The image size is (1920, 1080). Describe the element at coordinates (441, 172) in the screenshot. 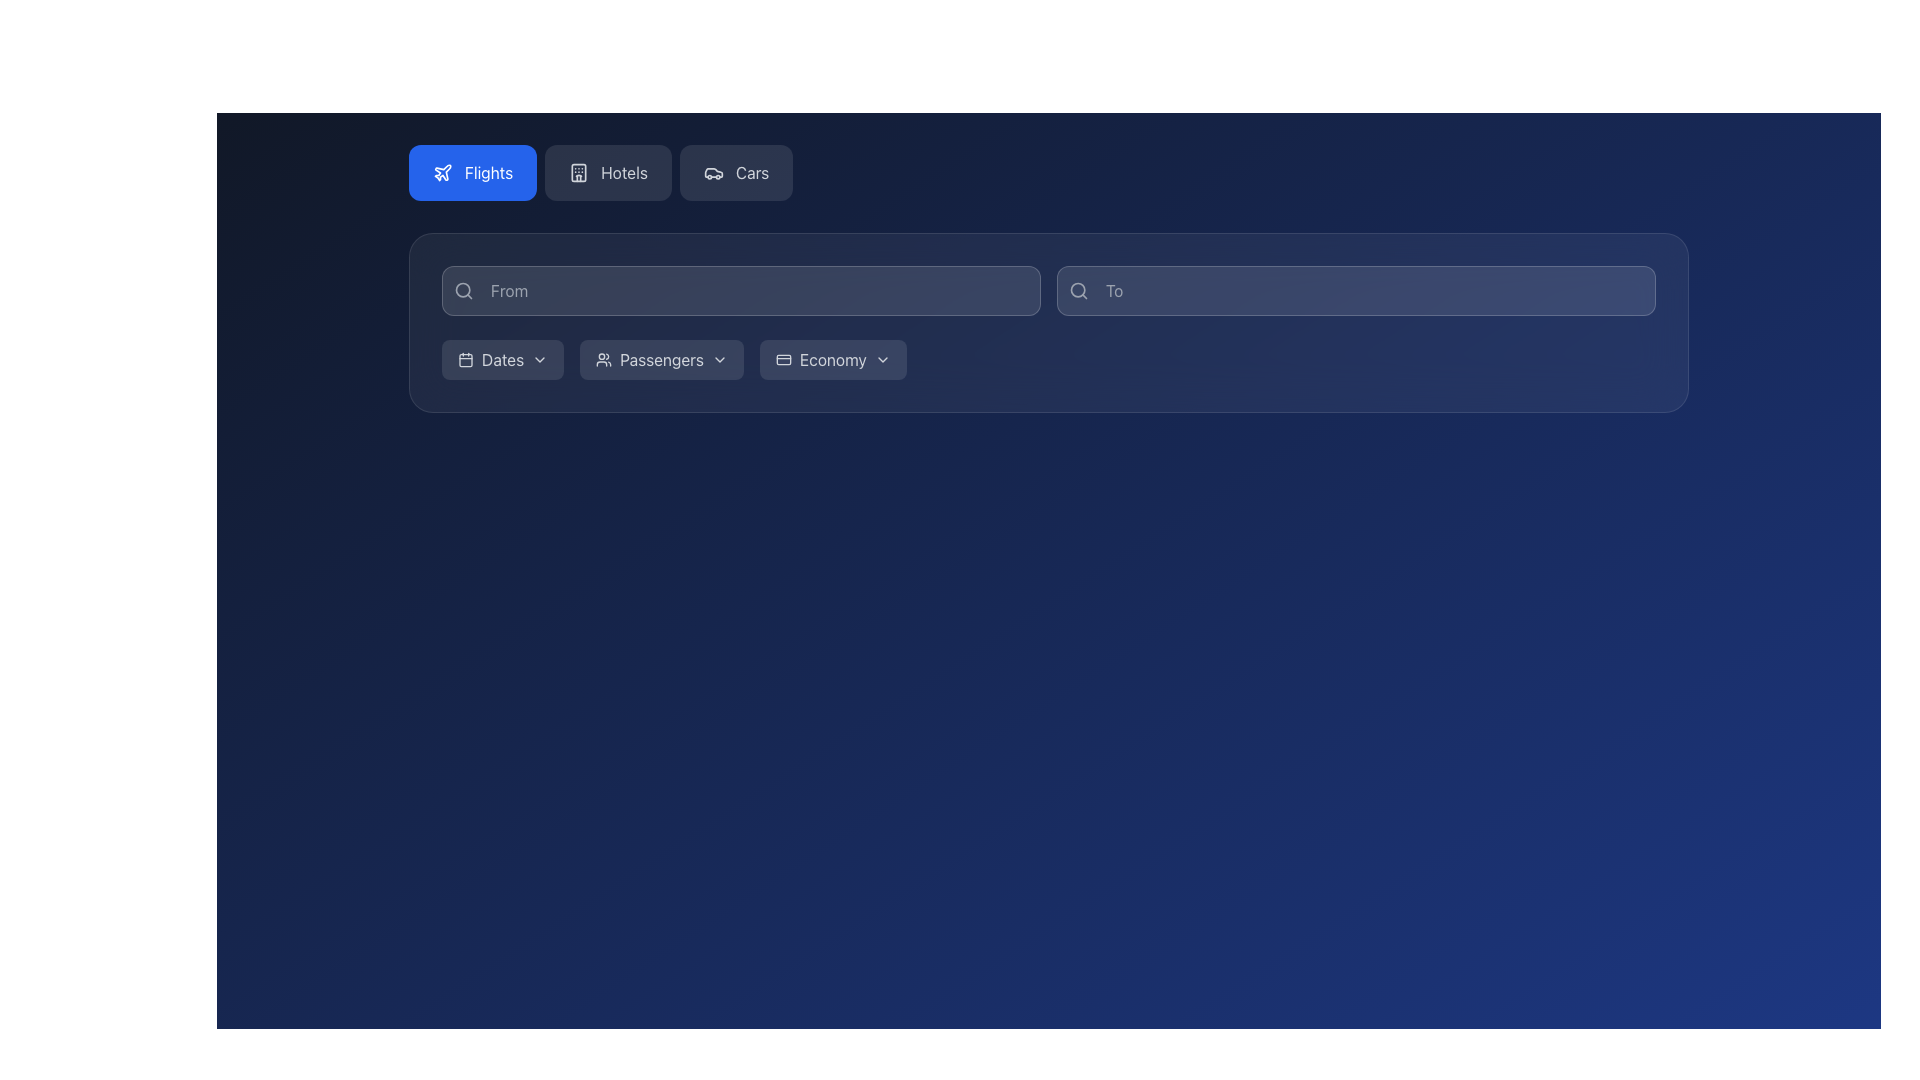

I see `the airplane icon located to the left of the 'Flights' button, which has a modern outline design and a white color against a blue background` at that location.